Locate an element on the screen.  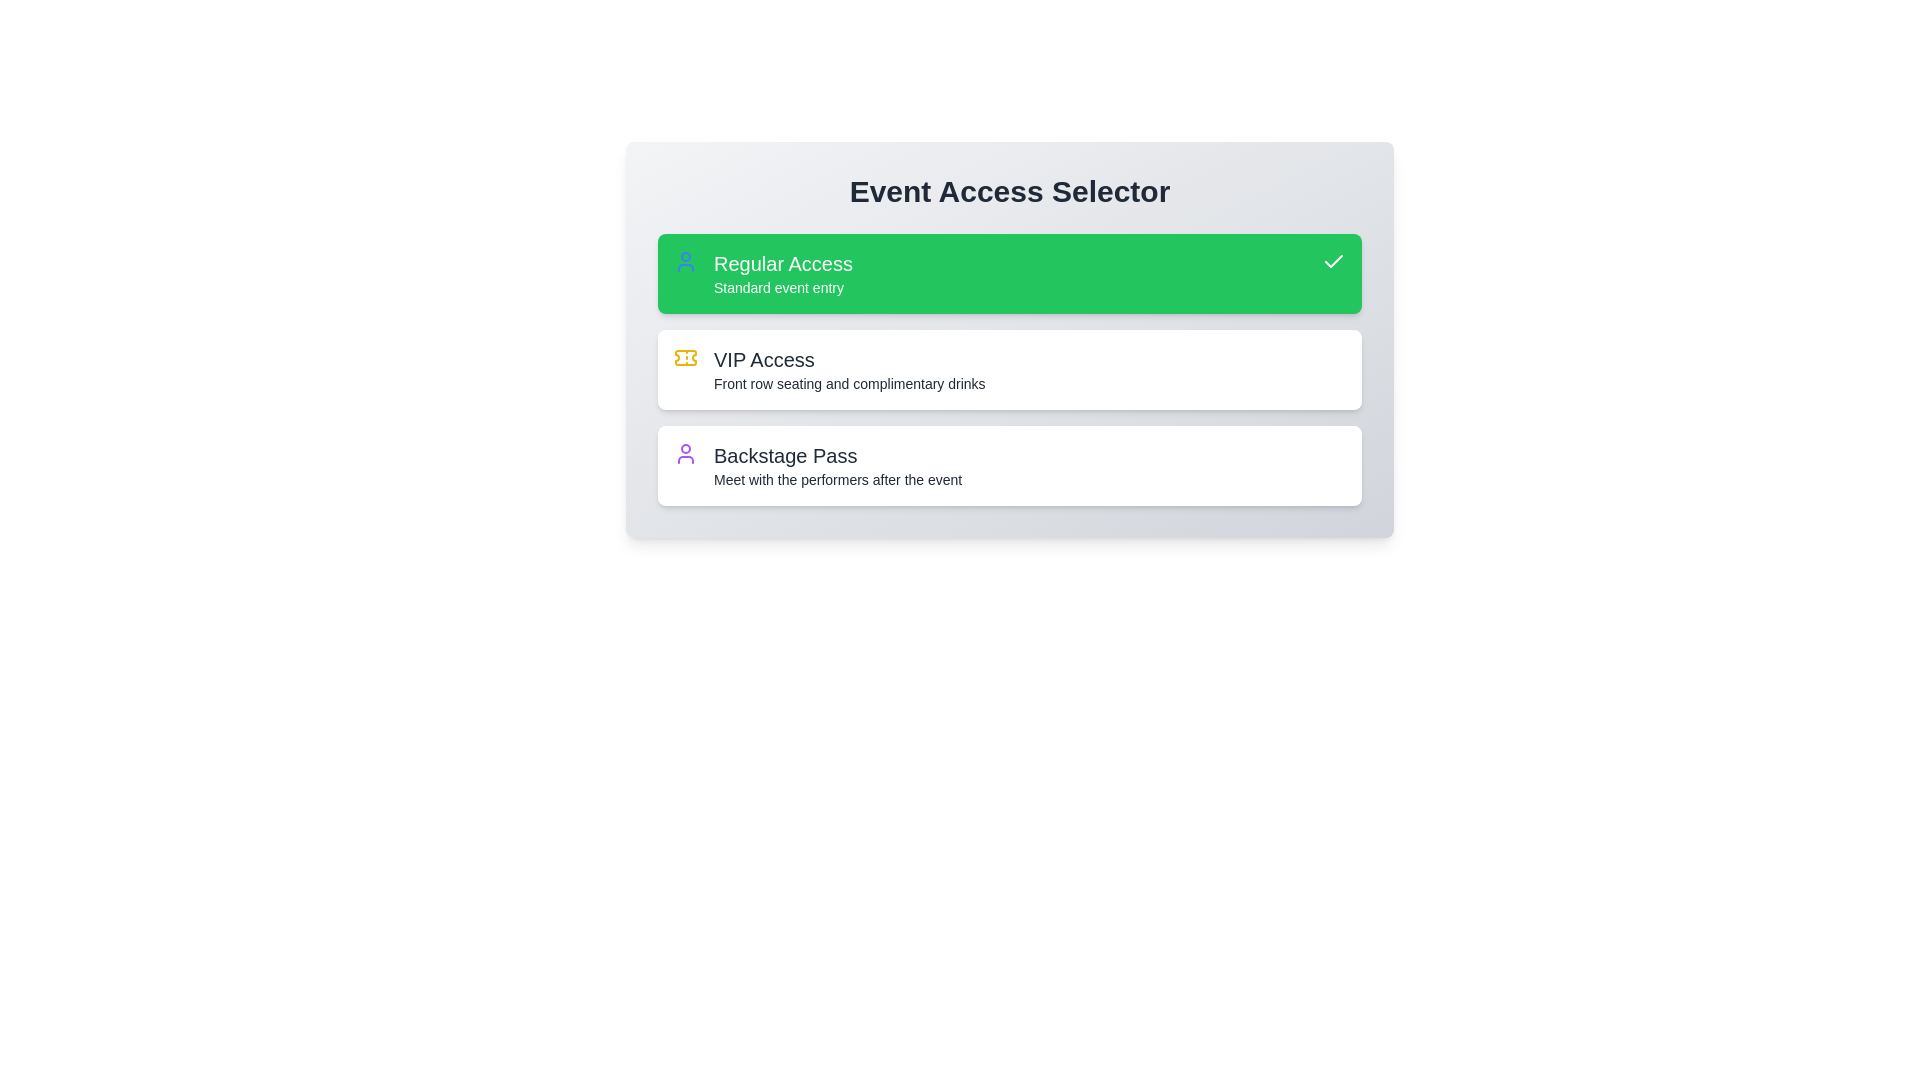
the blue user profile icon located on the left edge of the 'Regular Access' button, which is the topmost element in the Event Access Selector card is located at coordinates (686, 273).